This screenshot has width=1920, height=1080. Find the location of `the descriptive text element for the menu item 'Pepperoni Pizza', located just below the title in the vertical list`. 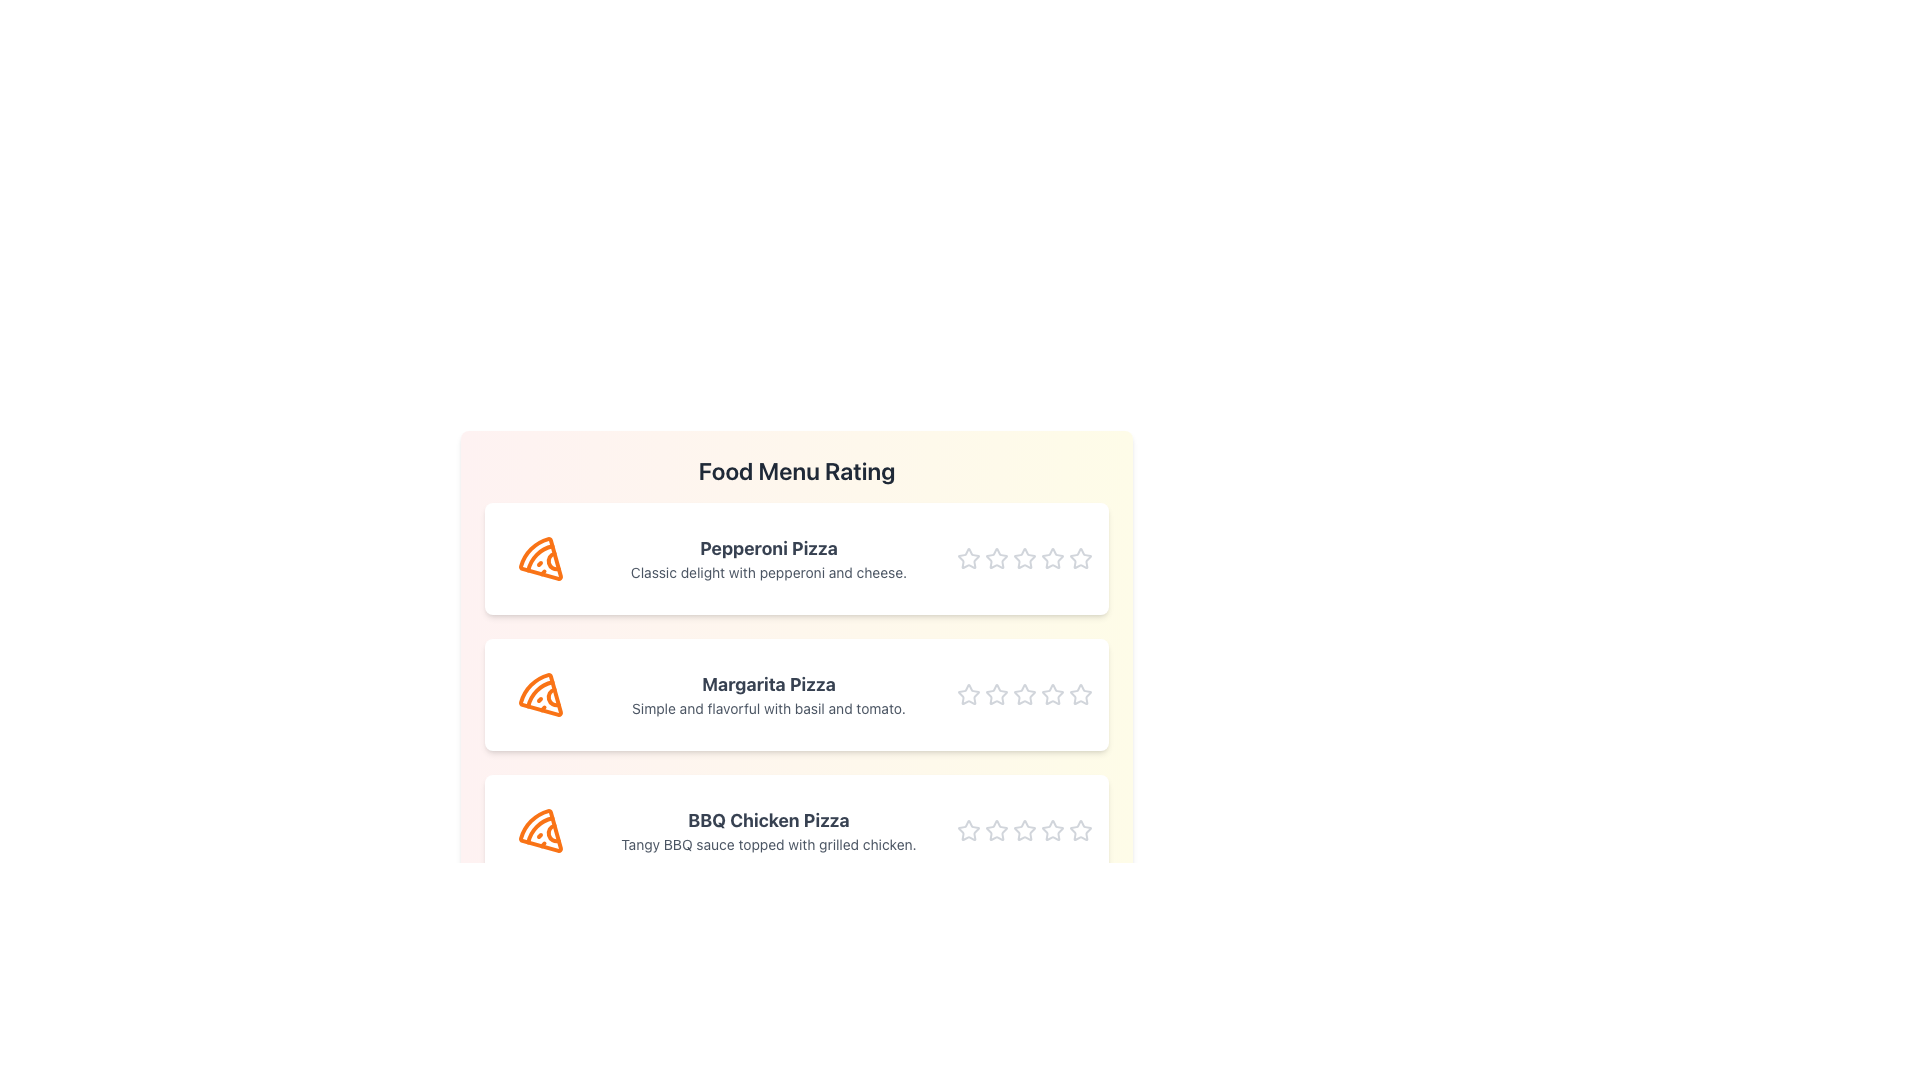

the descriptive text element for the menu item 'Pepperoni Pizza', located just below the title in the vertical list is located at coordinates (767, 573).